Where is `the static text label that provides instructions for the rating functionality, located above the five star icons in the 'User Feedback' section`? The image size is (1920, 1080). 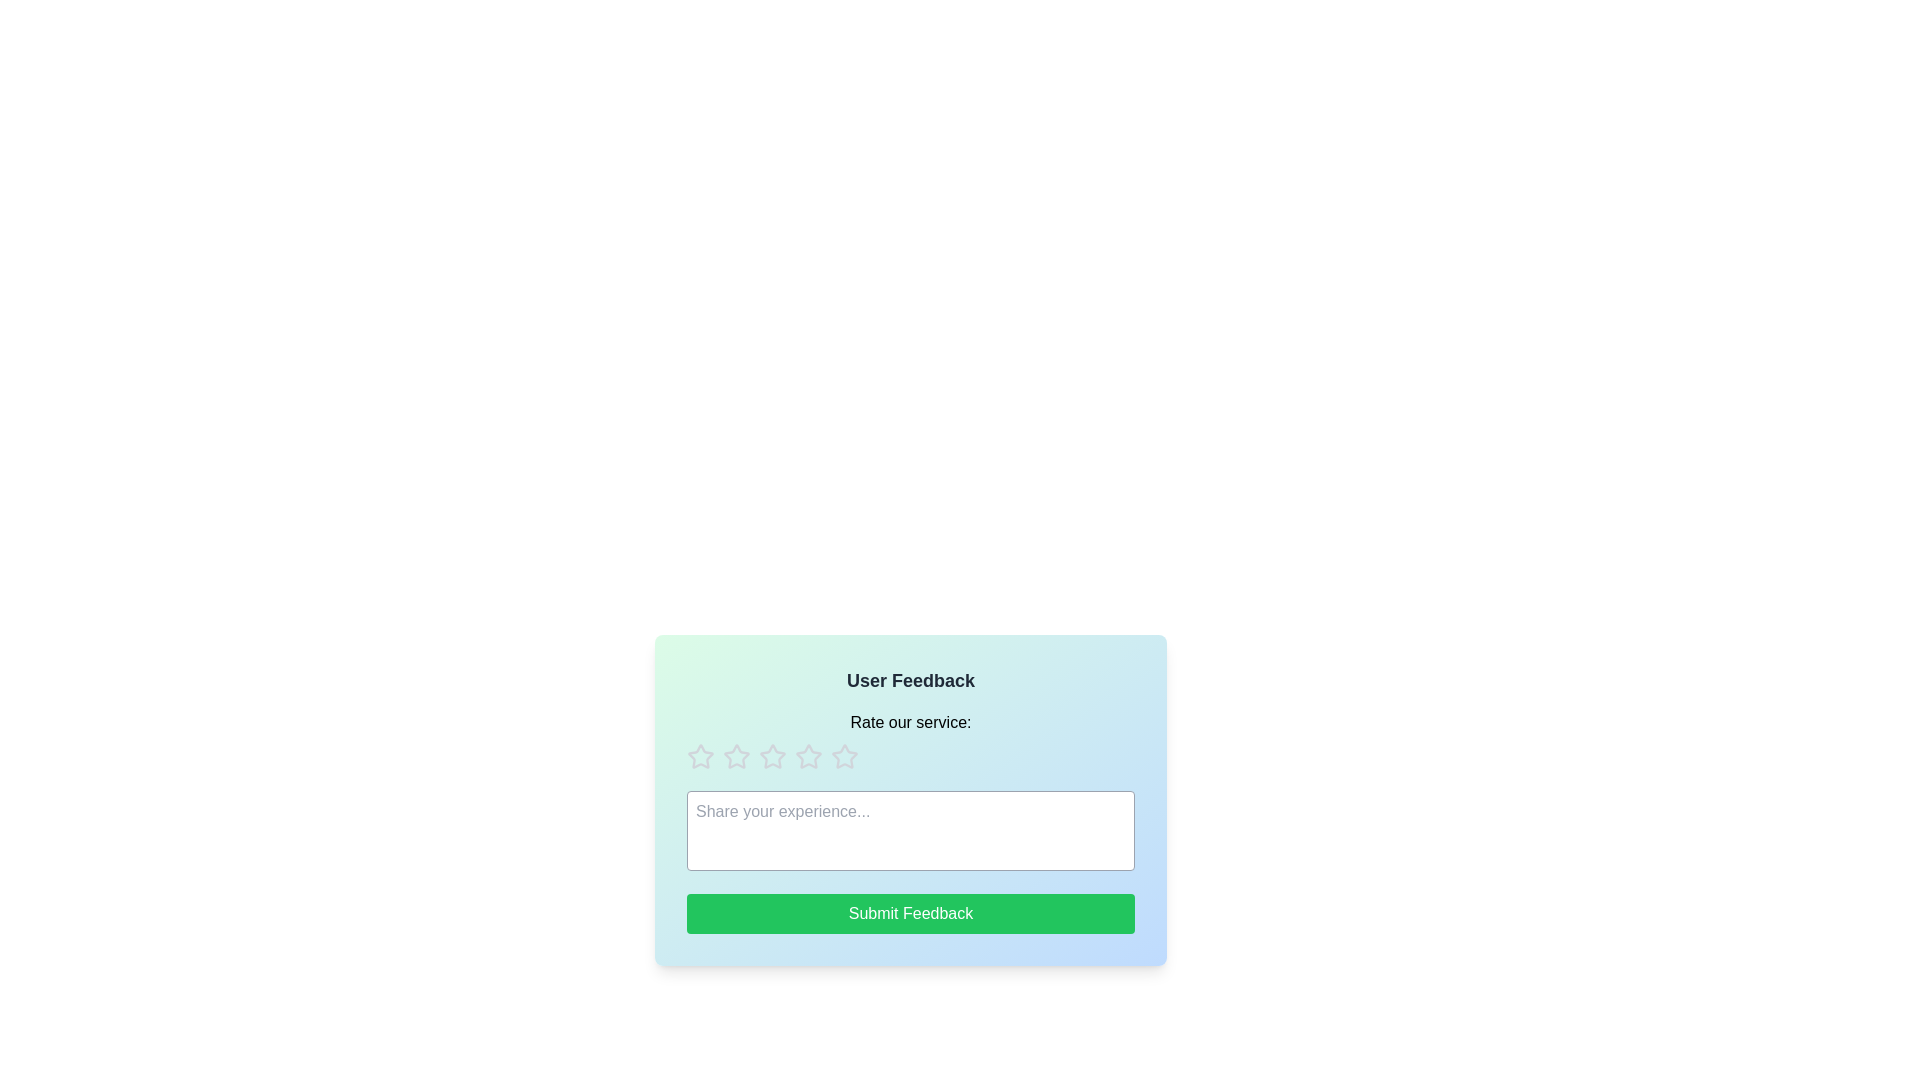
the static text label that provides instructions for the rating functionality, located above the five star icons in the 'User Feedback' section is located at coordinates (910, 722).